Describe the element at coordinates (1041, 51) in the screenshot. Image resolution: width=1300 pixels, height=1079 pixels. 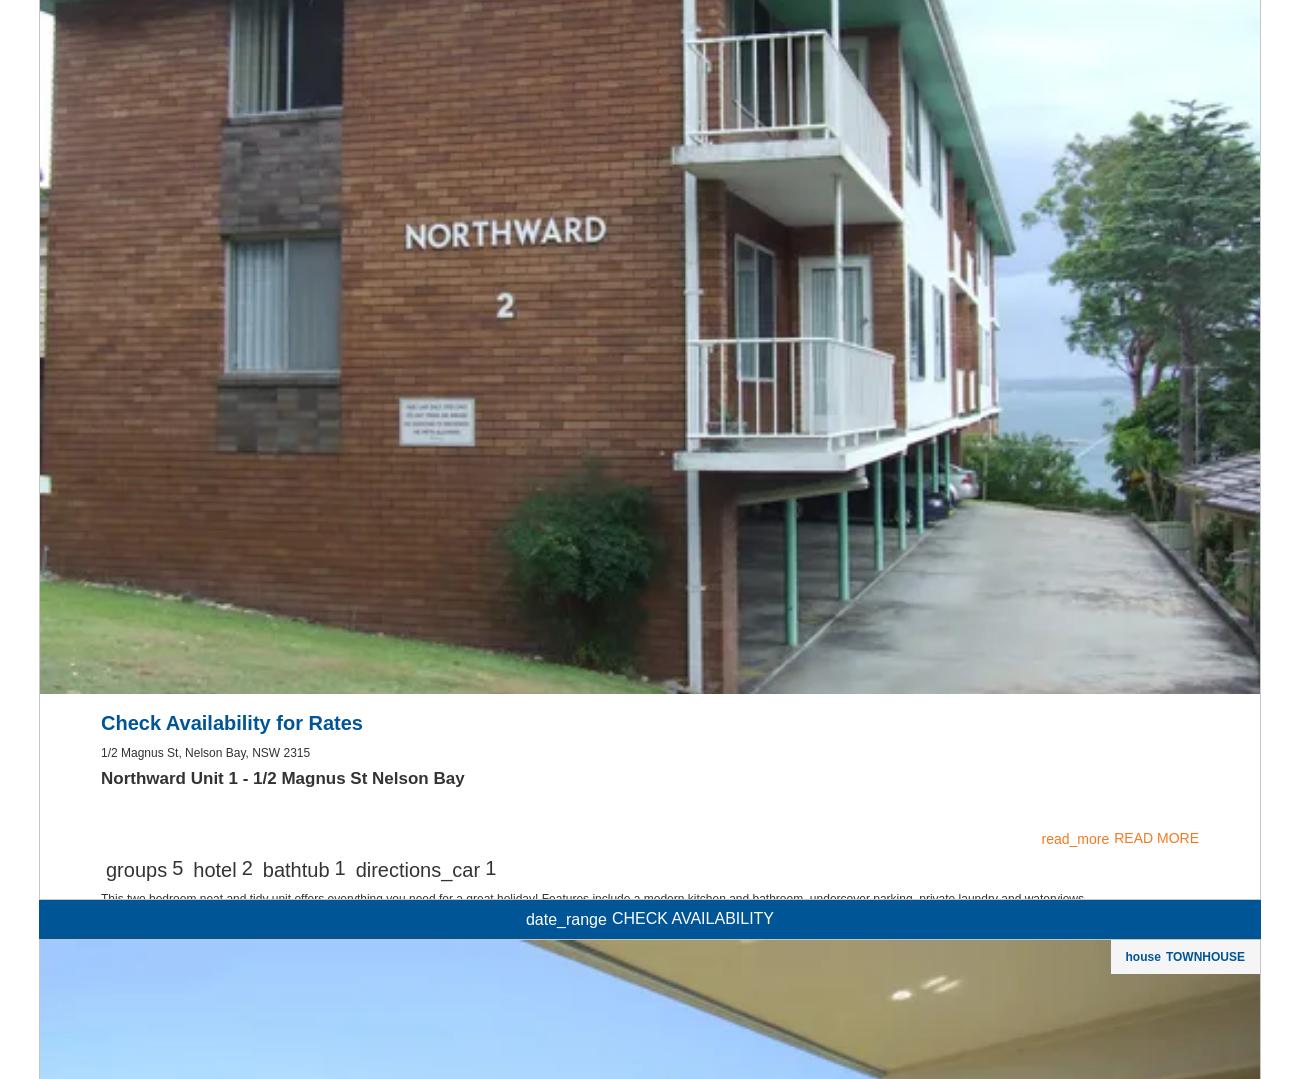
I see `'read_more'` at that location.